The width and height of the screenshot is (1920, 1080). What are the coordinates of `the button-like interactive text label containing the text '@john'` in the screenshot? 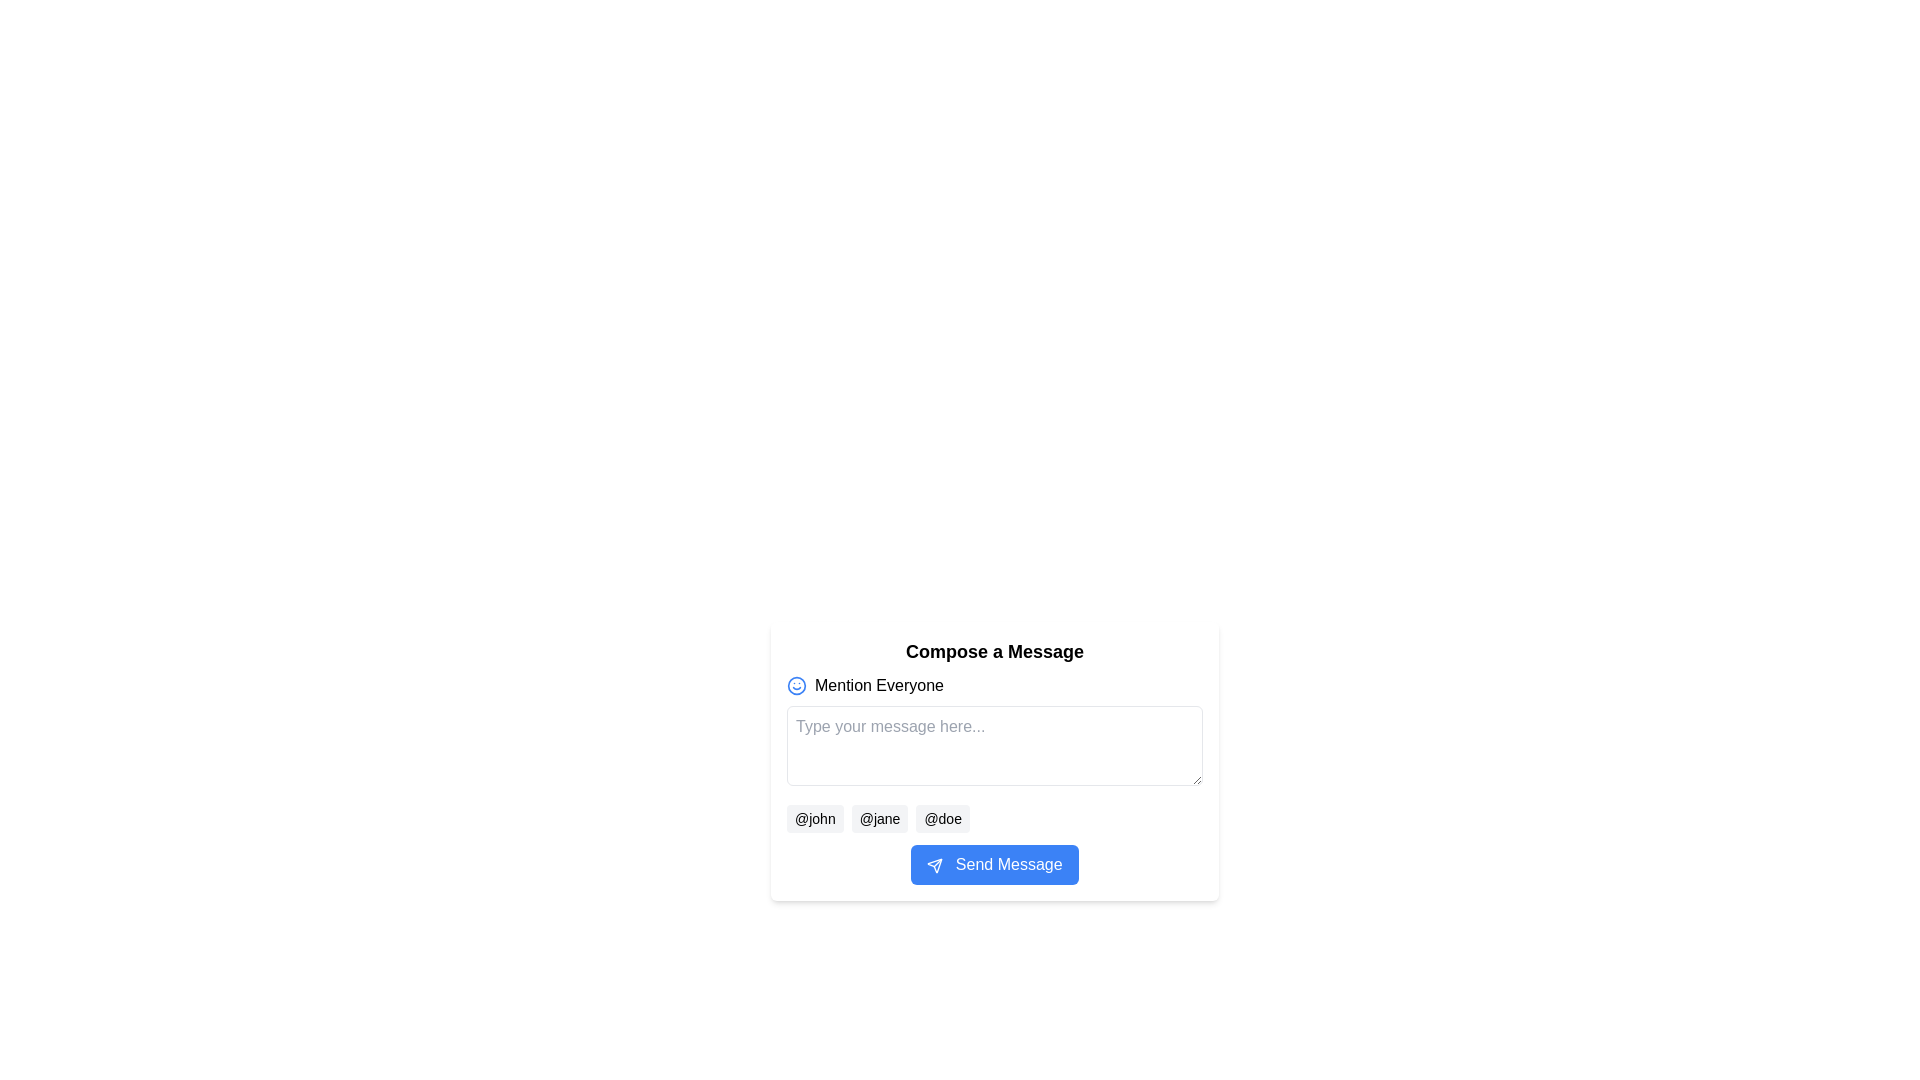 It's located at (815, 818).